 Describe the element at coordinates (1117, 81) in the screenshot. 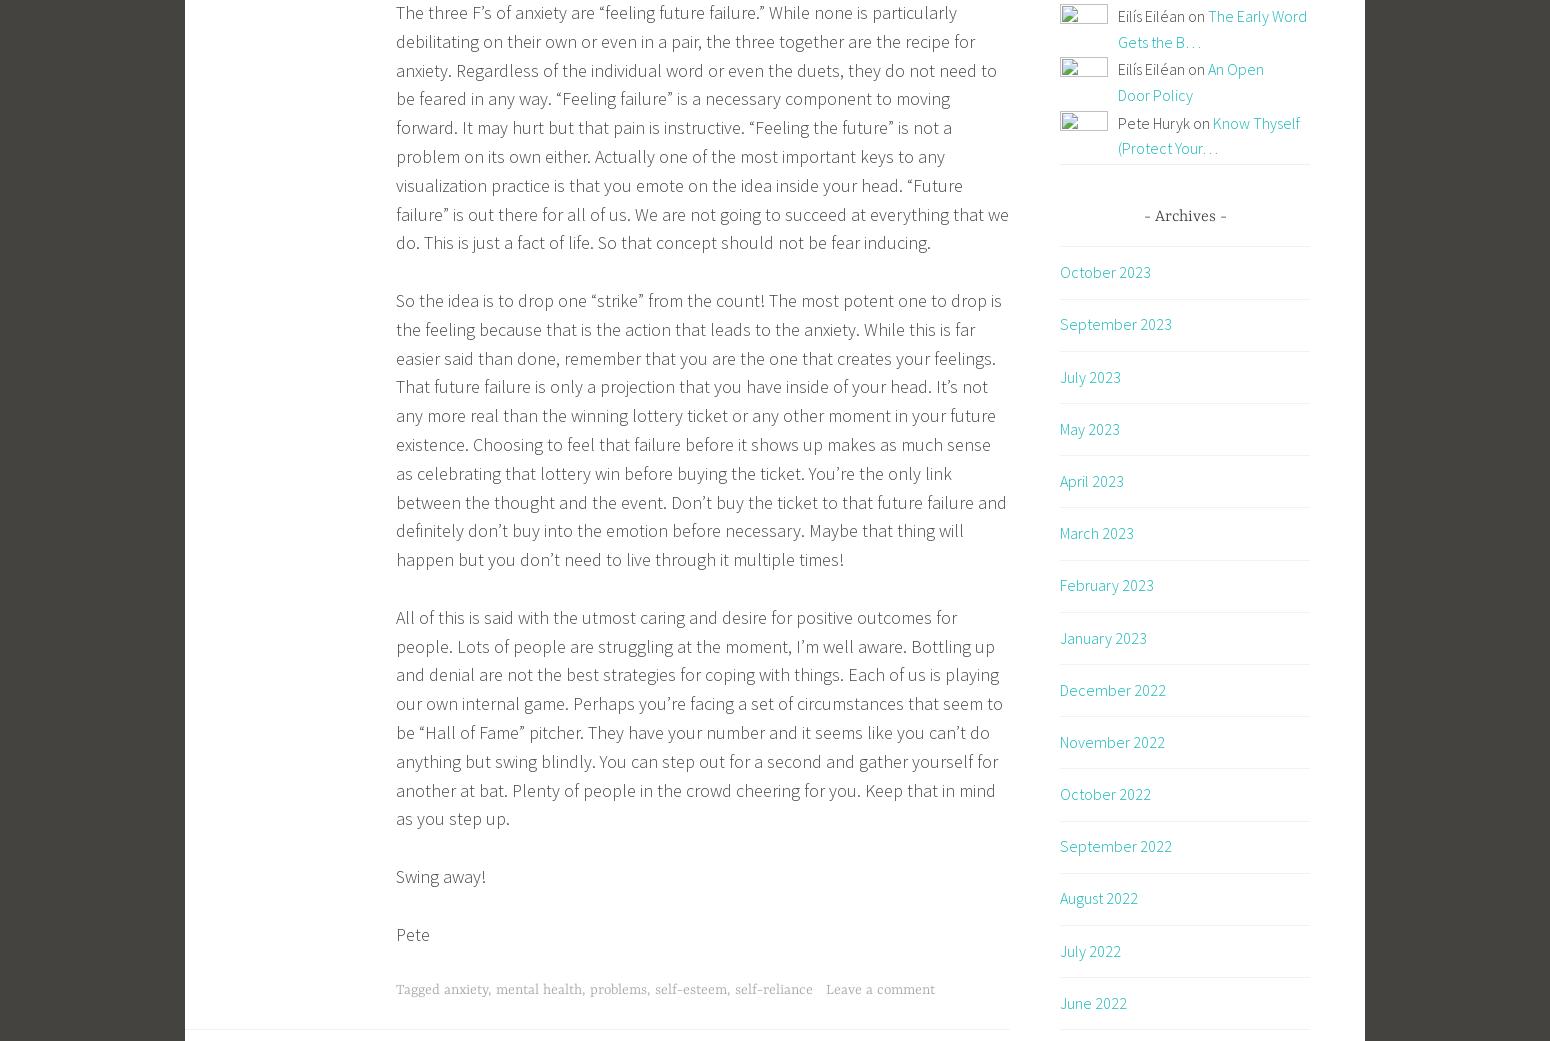

I see `'An Open Door Policy'` at that location.